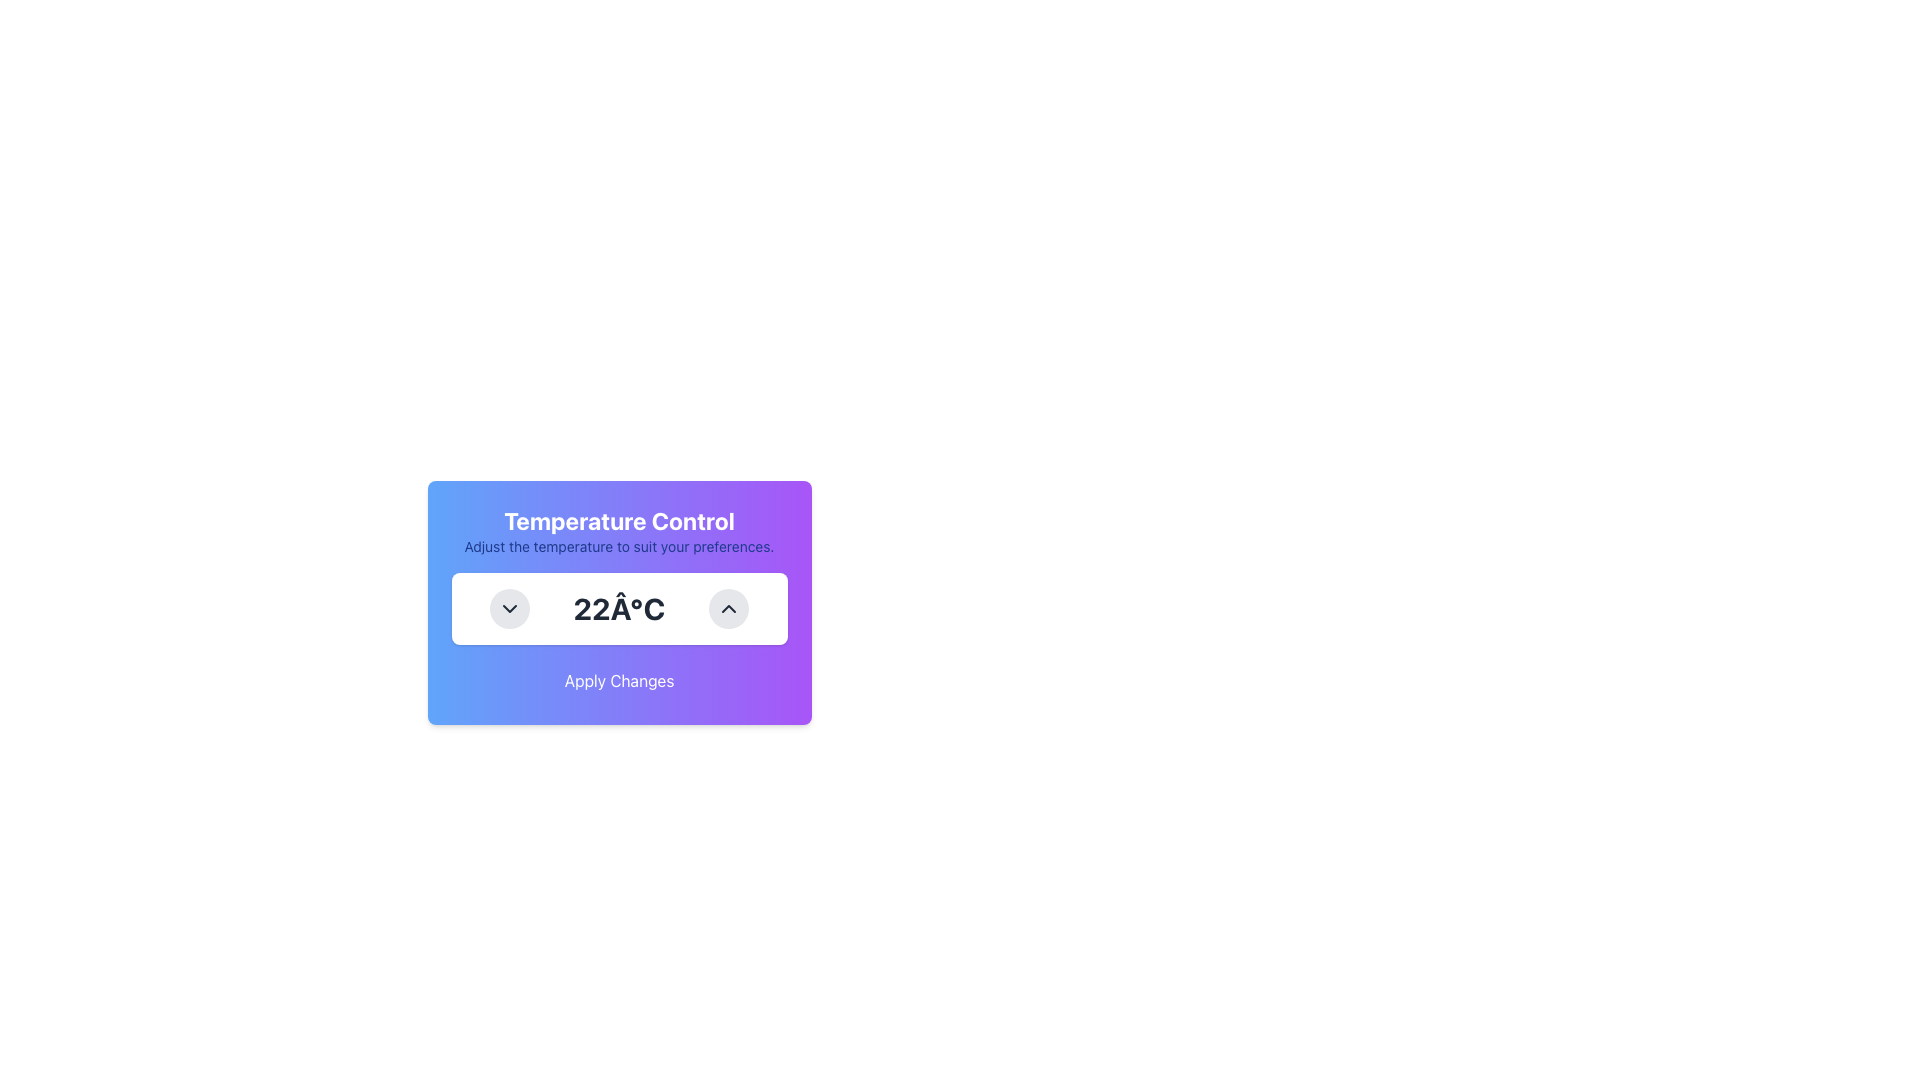  Describe the element at coordinates (509, 608) in the screenshot. I see `the chevron icon located inside the rounded button` at that location.